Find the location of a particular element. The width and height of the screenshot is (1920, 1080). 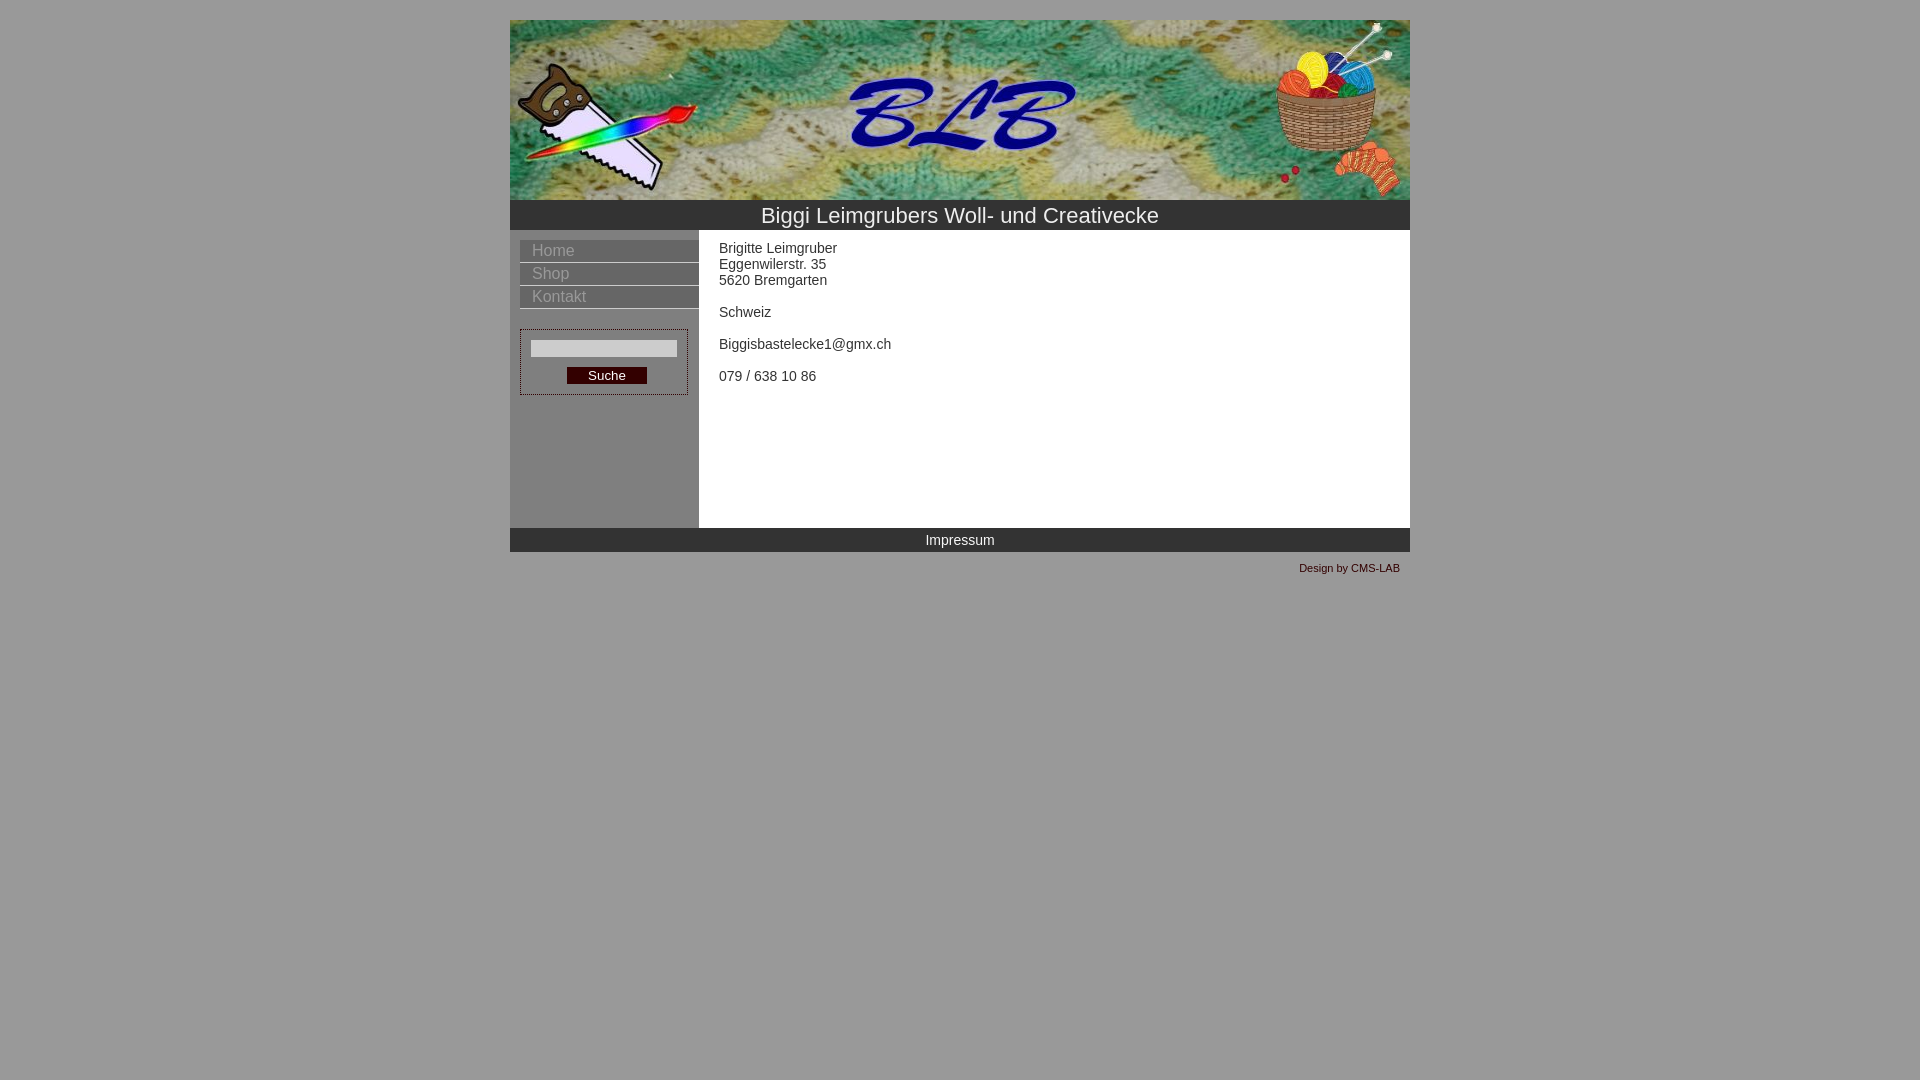

'Suche' is located at coordinates (605, 375).